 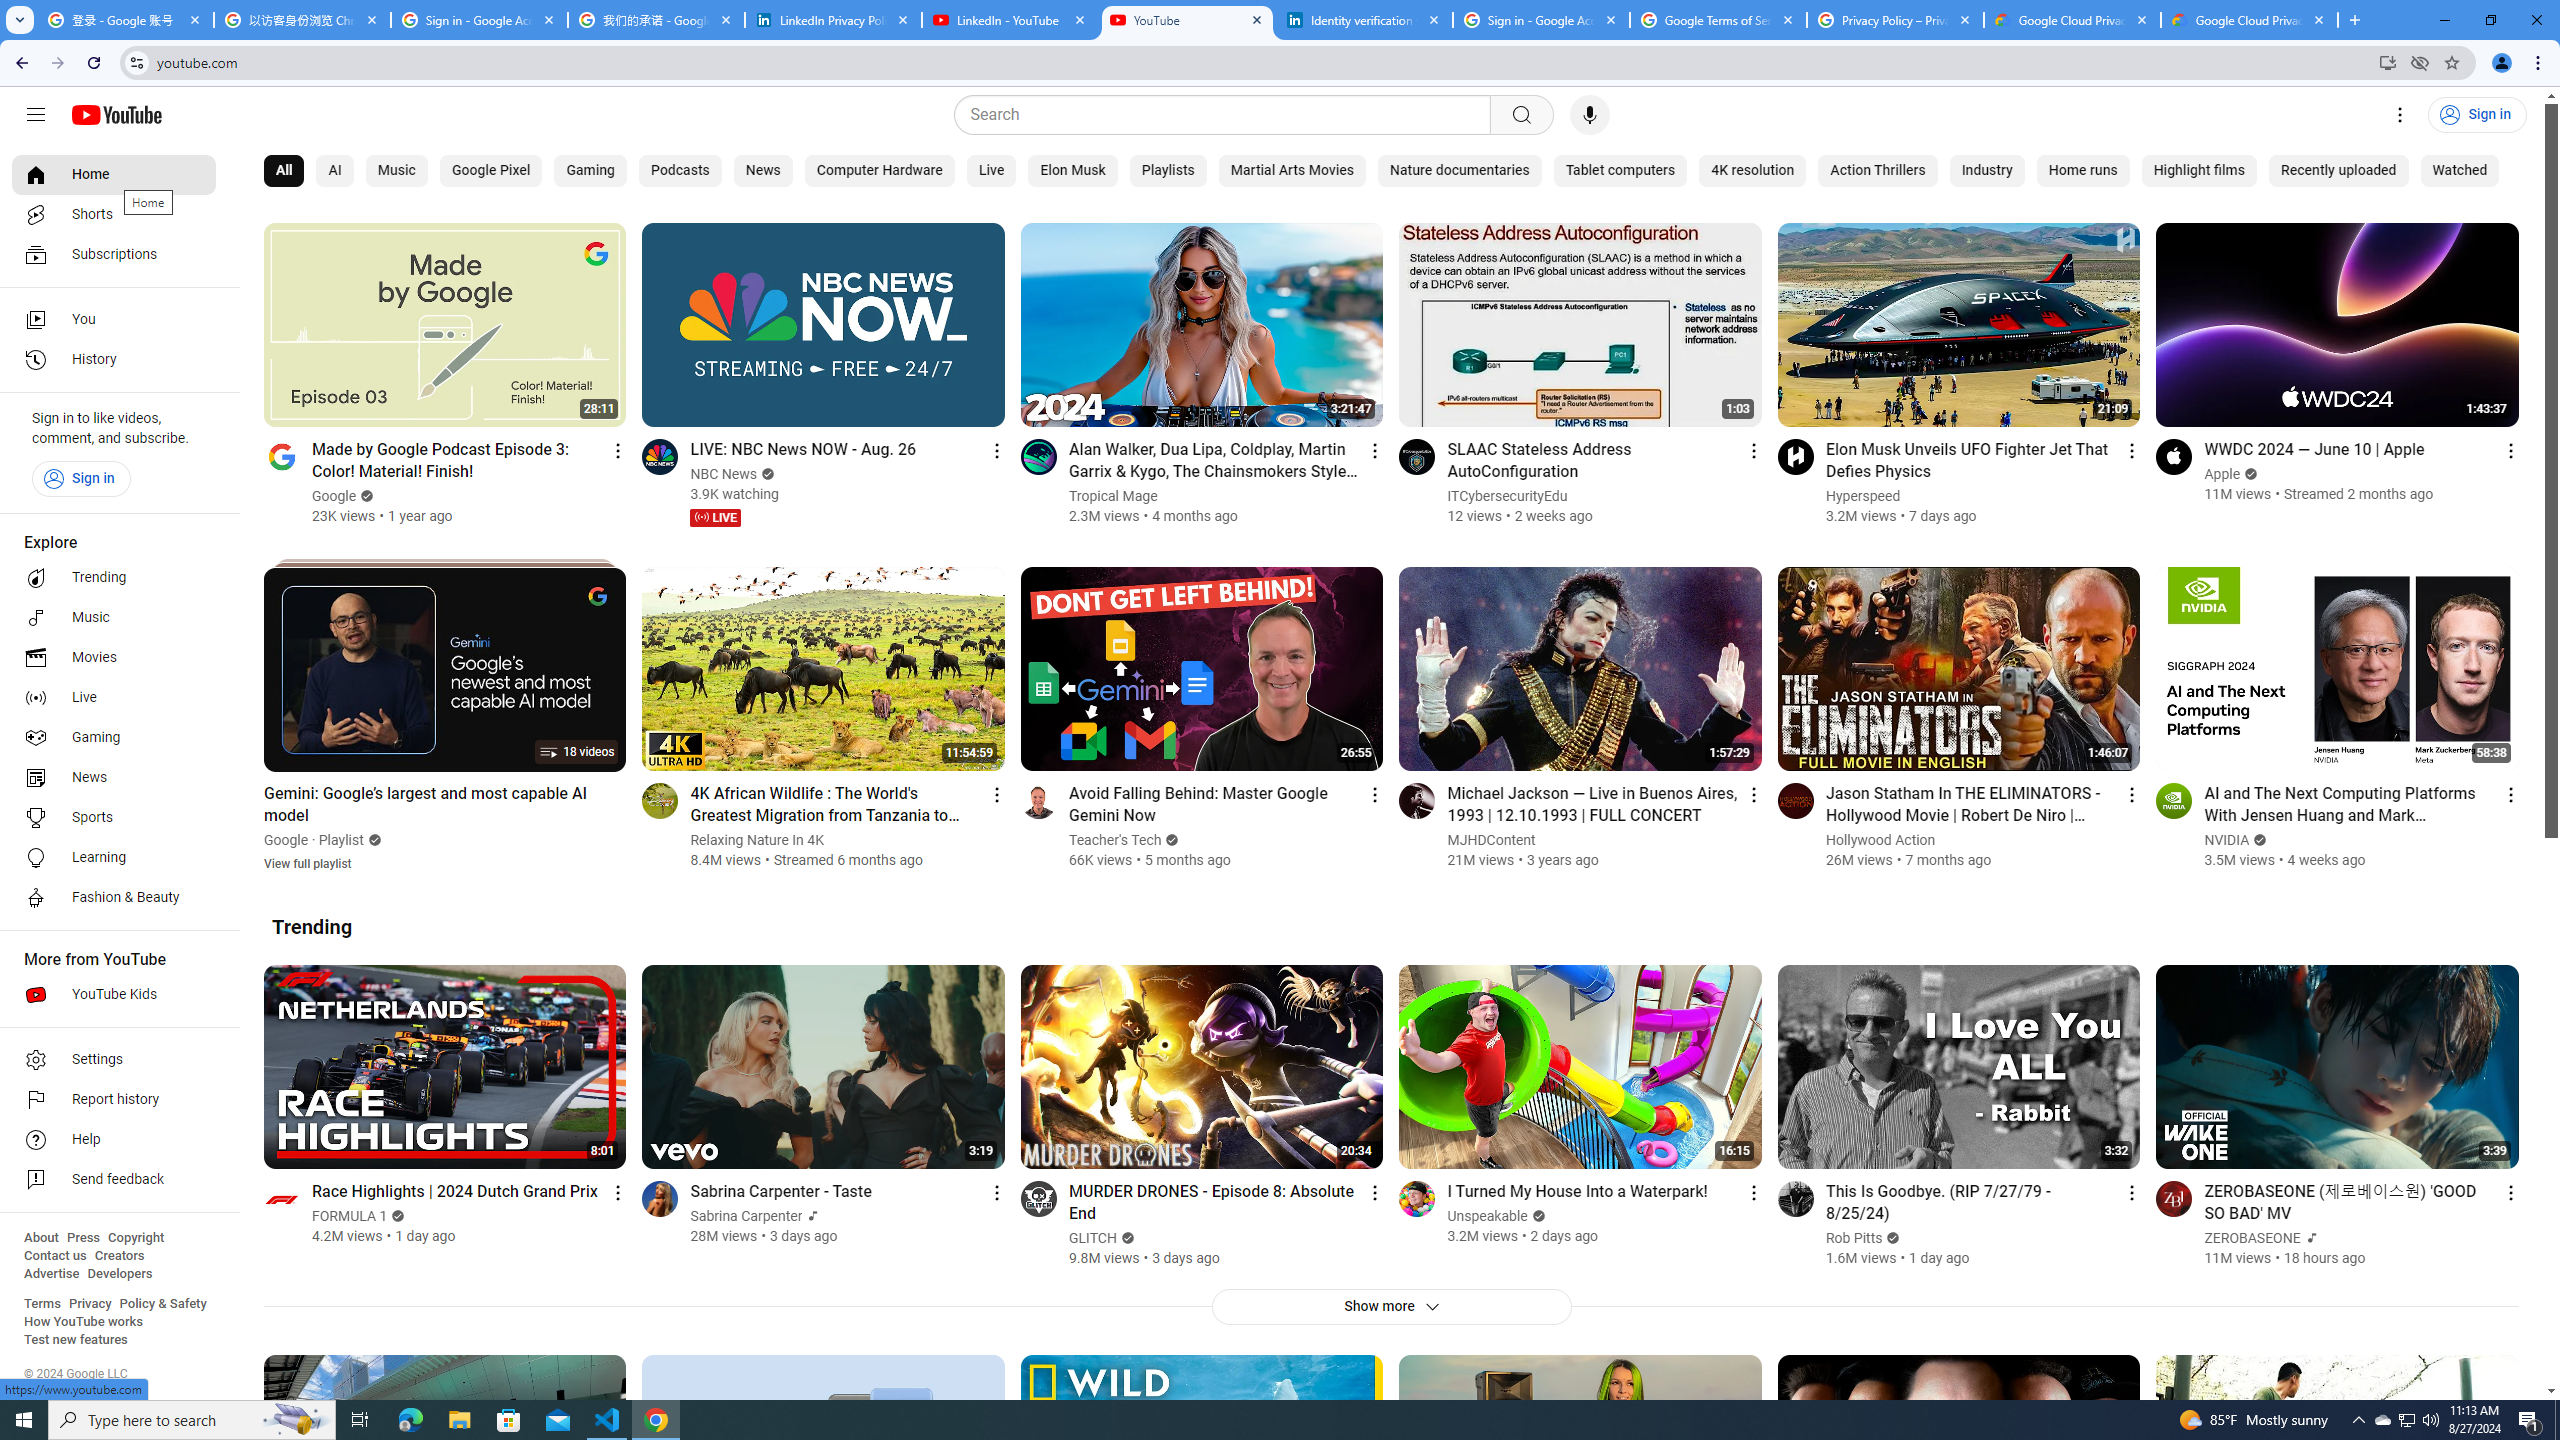 I want to click on 'View full playlist', so click(x=307, y=862).